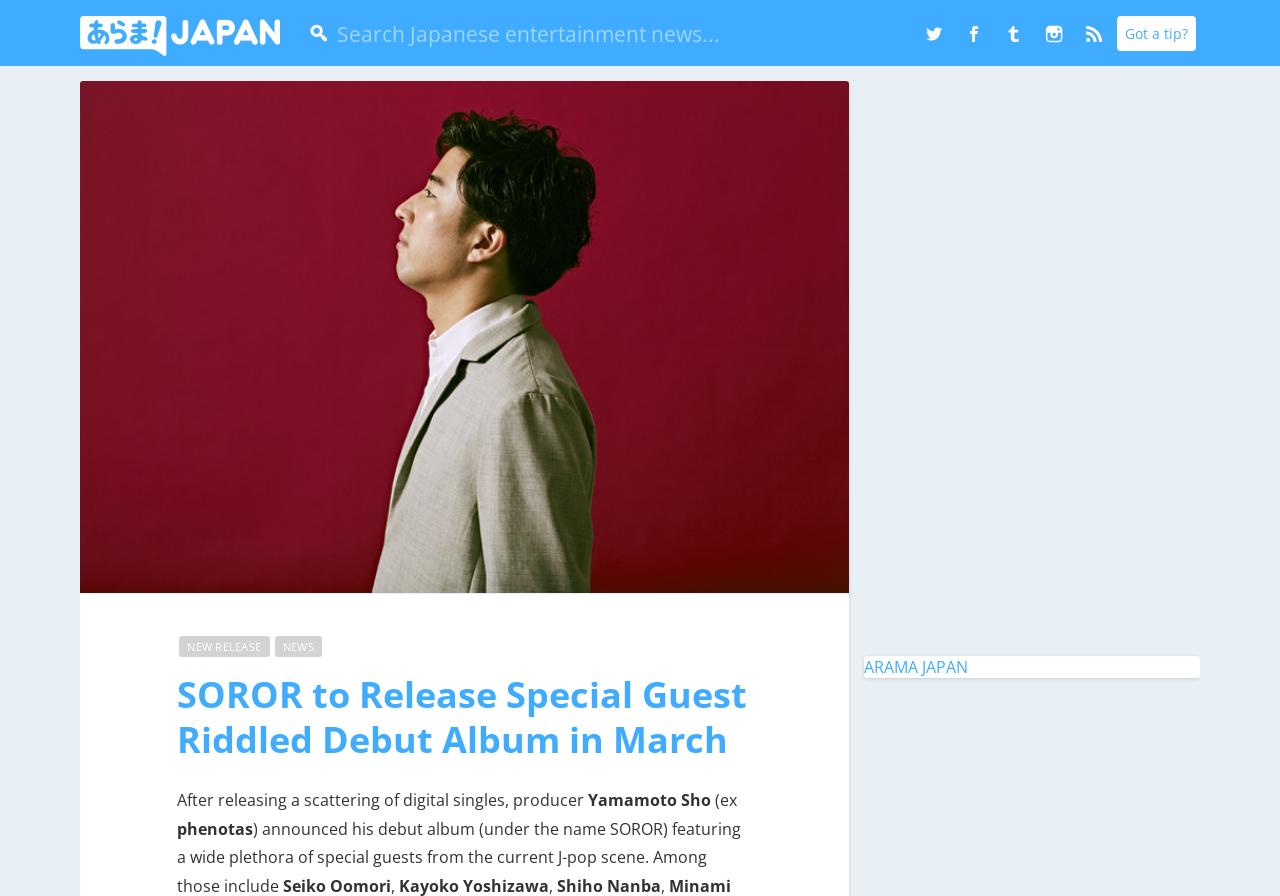 This screenshot has height=896, width=1280. Describe the element at coordinates (1124, 33) in the screenshot. I see `'Got a tip?'` at that location.